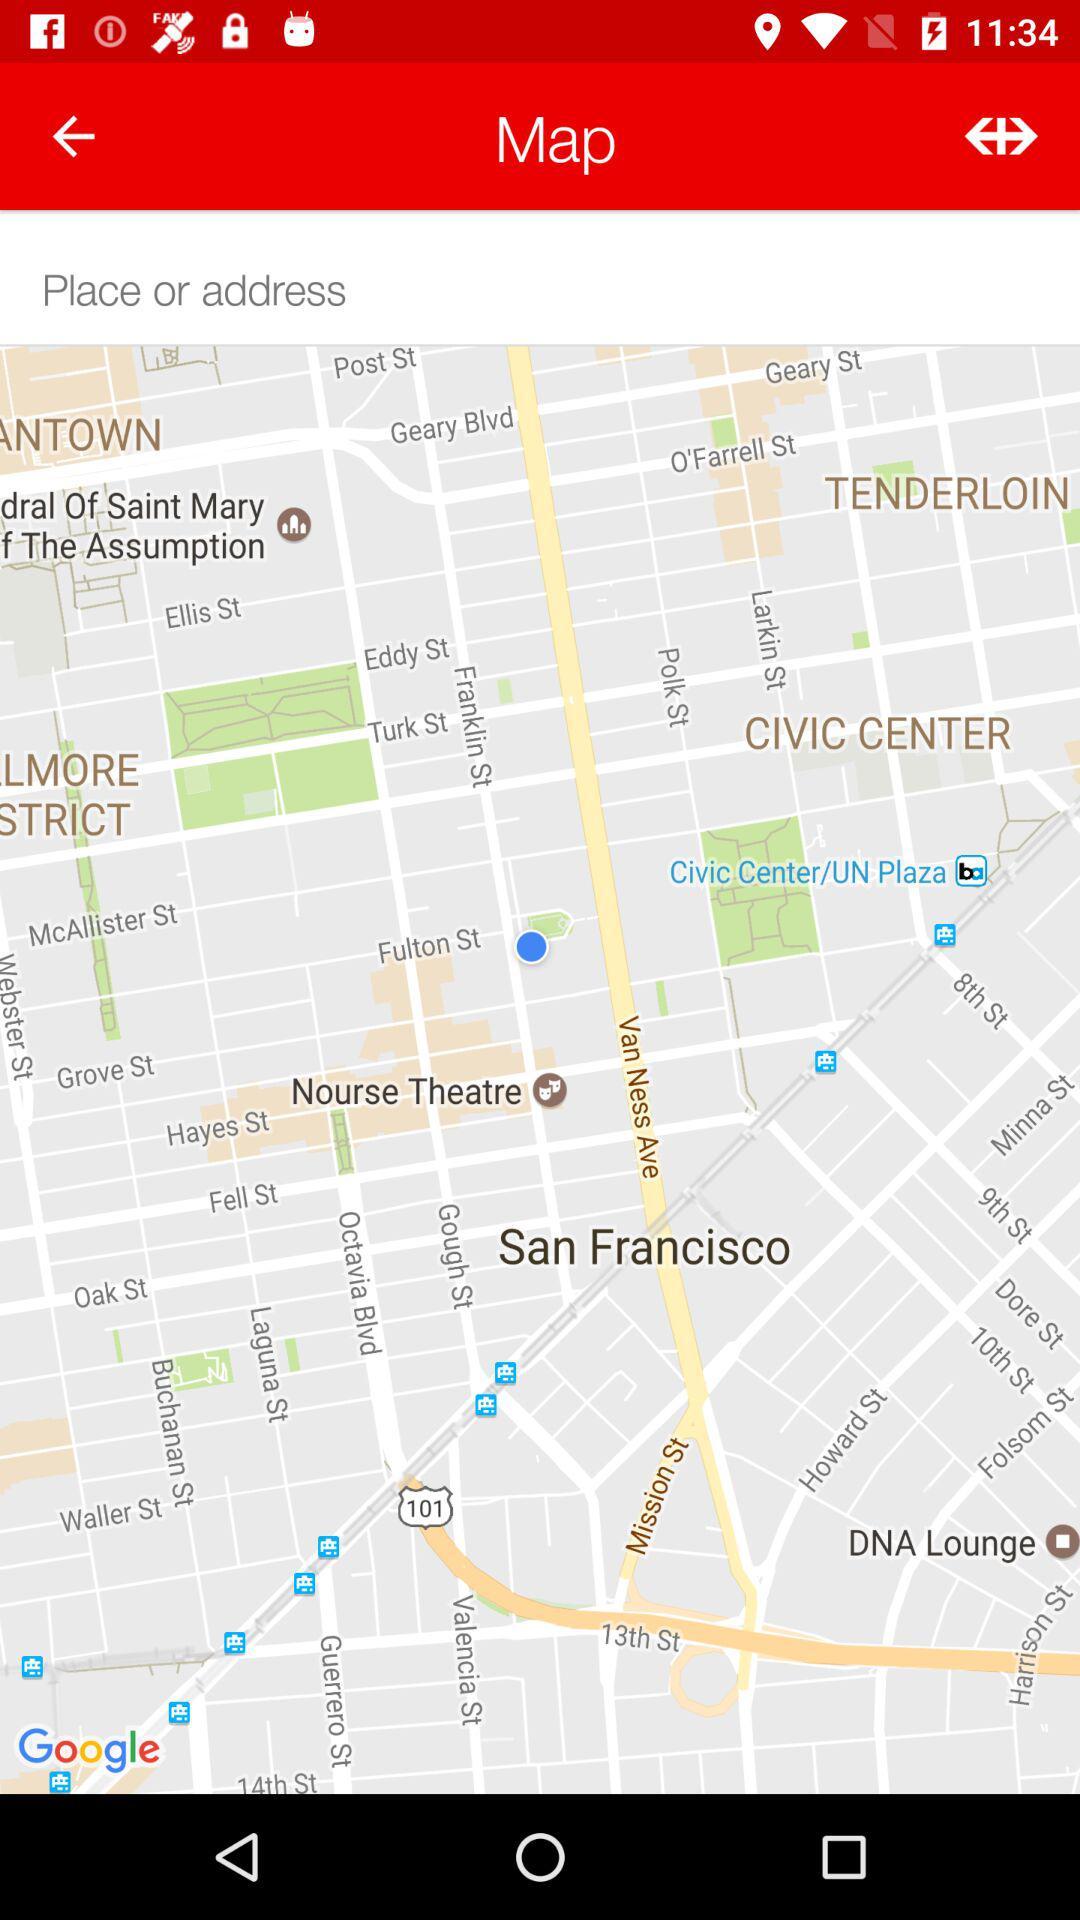 This screenshot has width=1080, height=1920. Describe the element at coordinates (540, 285) in the screenshot. I see `input address` at that location.